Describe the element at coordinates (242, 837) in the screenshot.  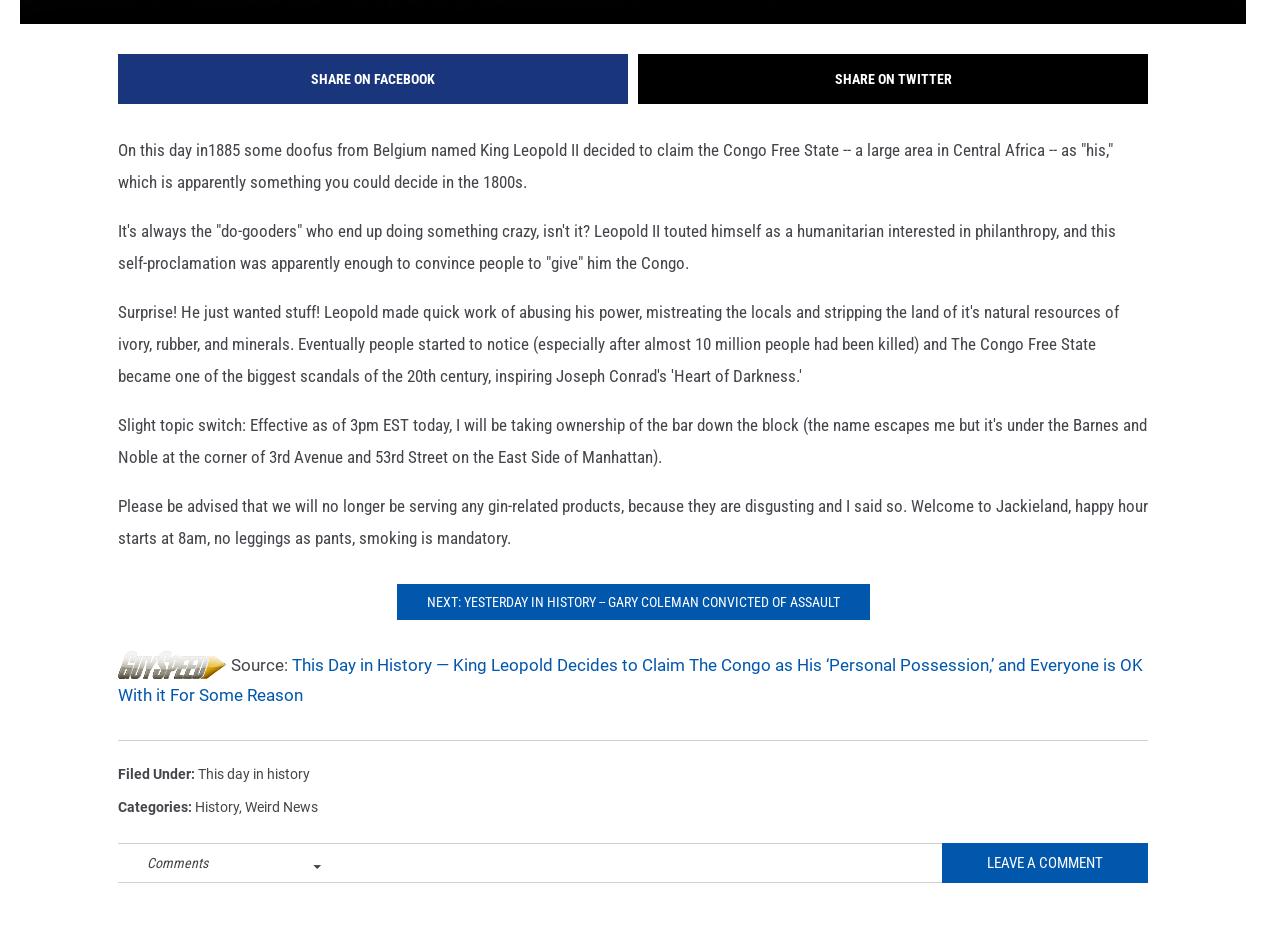
I see `','` at that location.